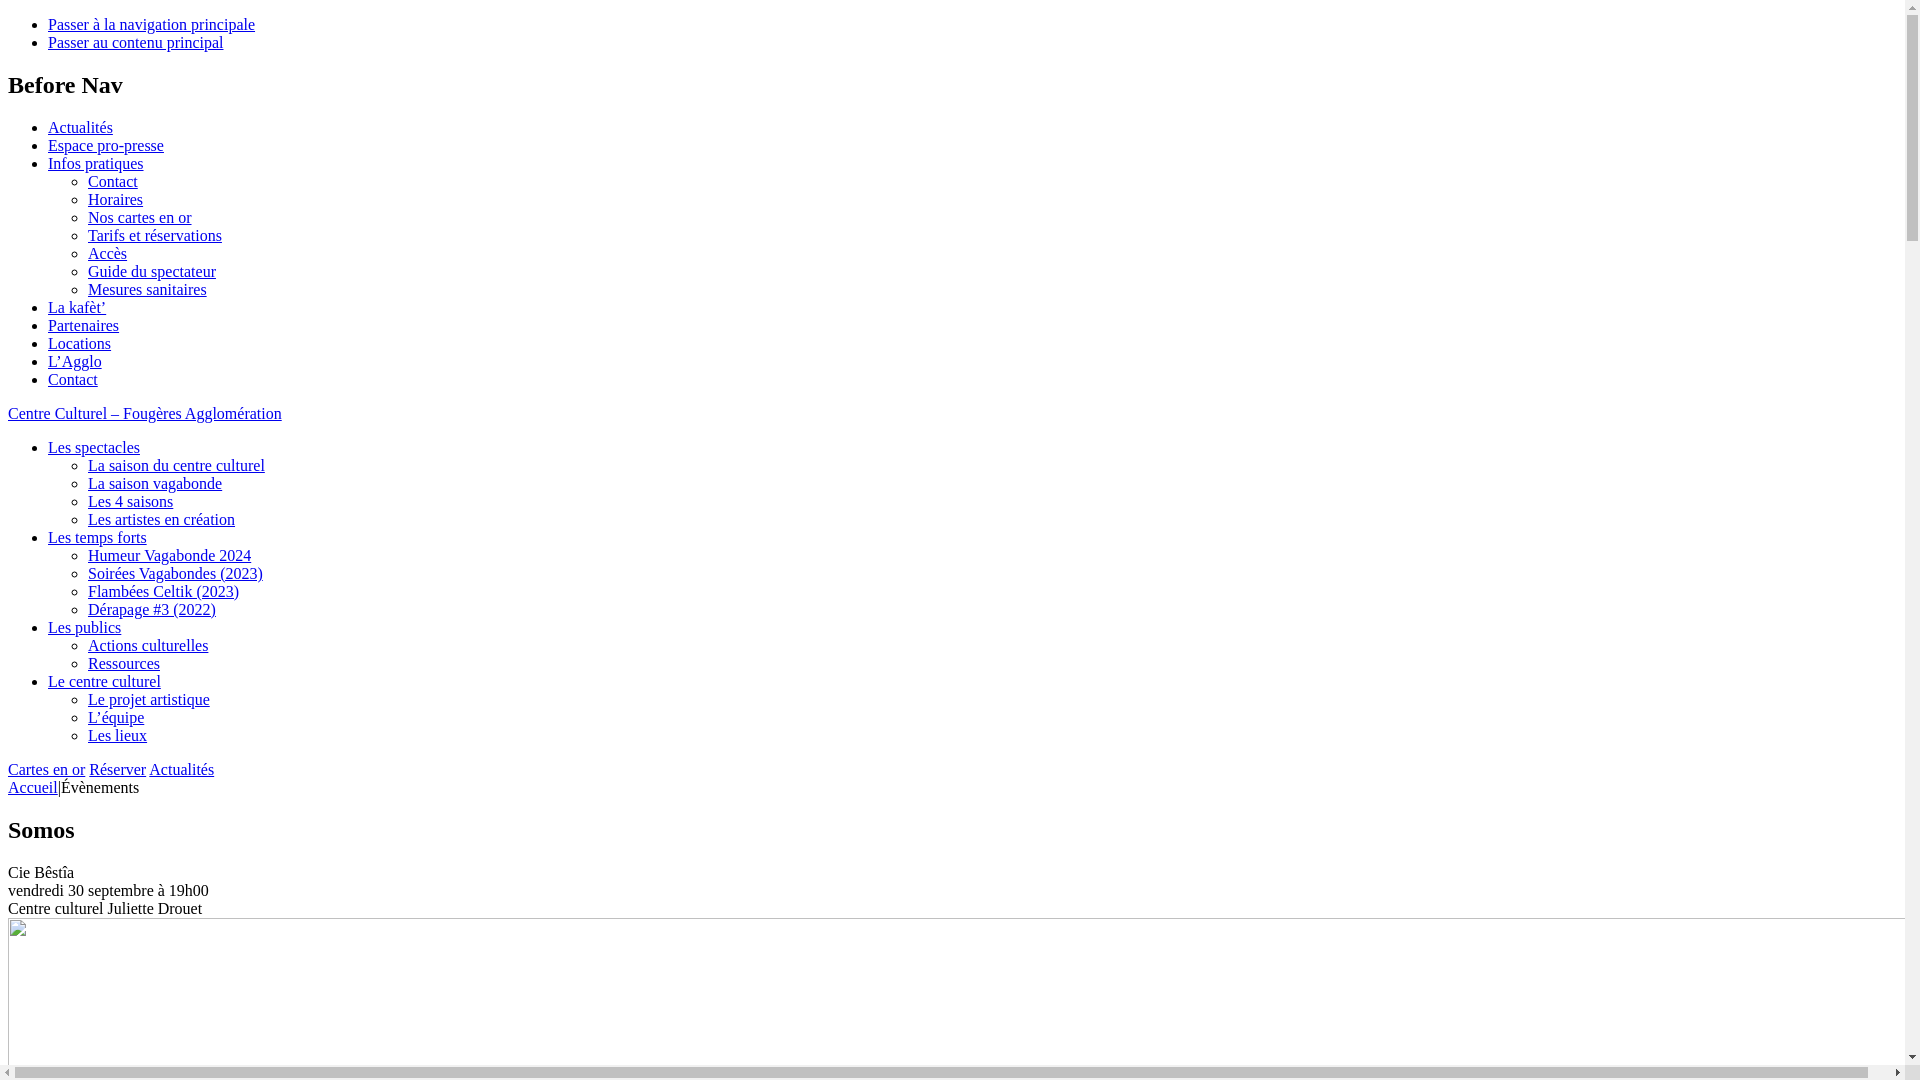 The image size is (1920, 1080). I want to click on 'Guide du spectateur', so click(151, 271).